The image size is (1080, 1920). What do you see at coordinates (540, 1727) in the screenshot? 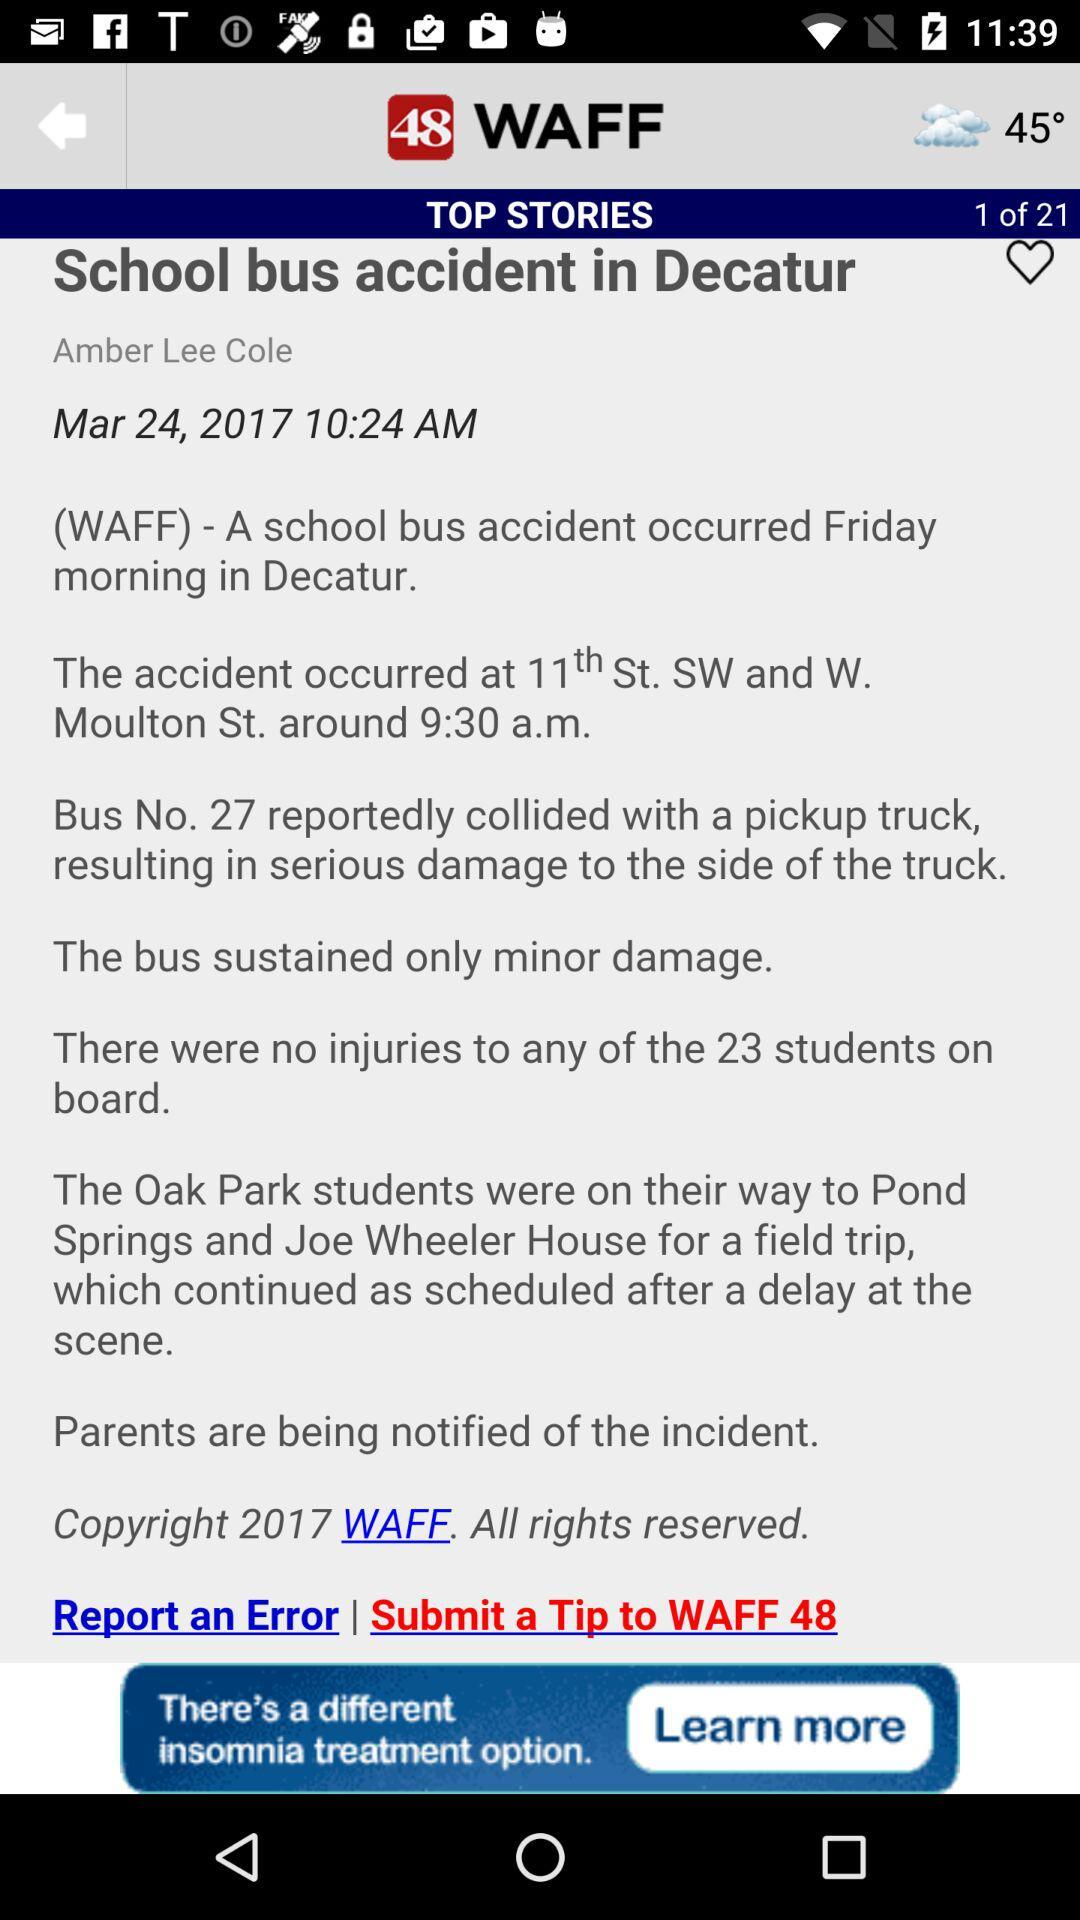
I see `advertisement` at bounding box center [540, 1727].